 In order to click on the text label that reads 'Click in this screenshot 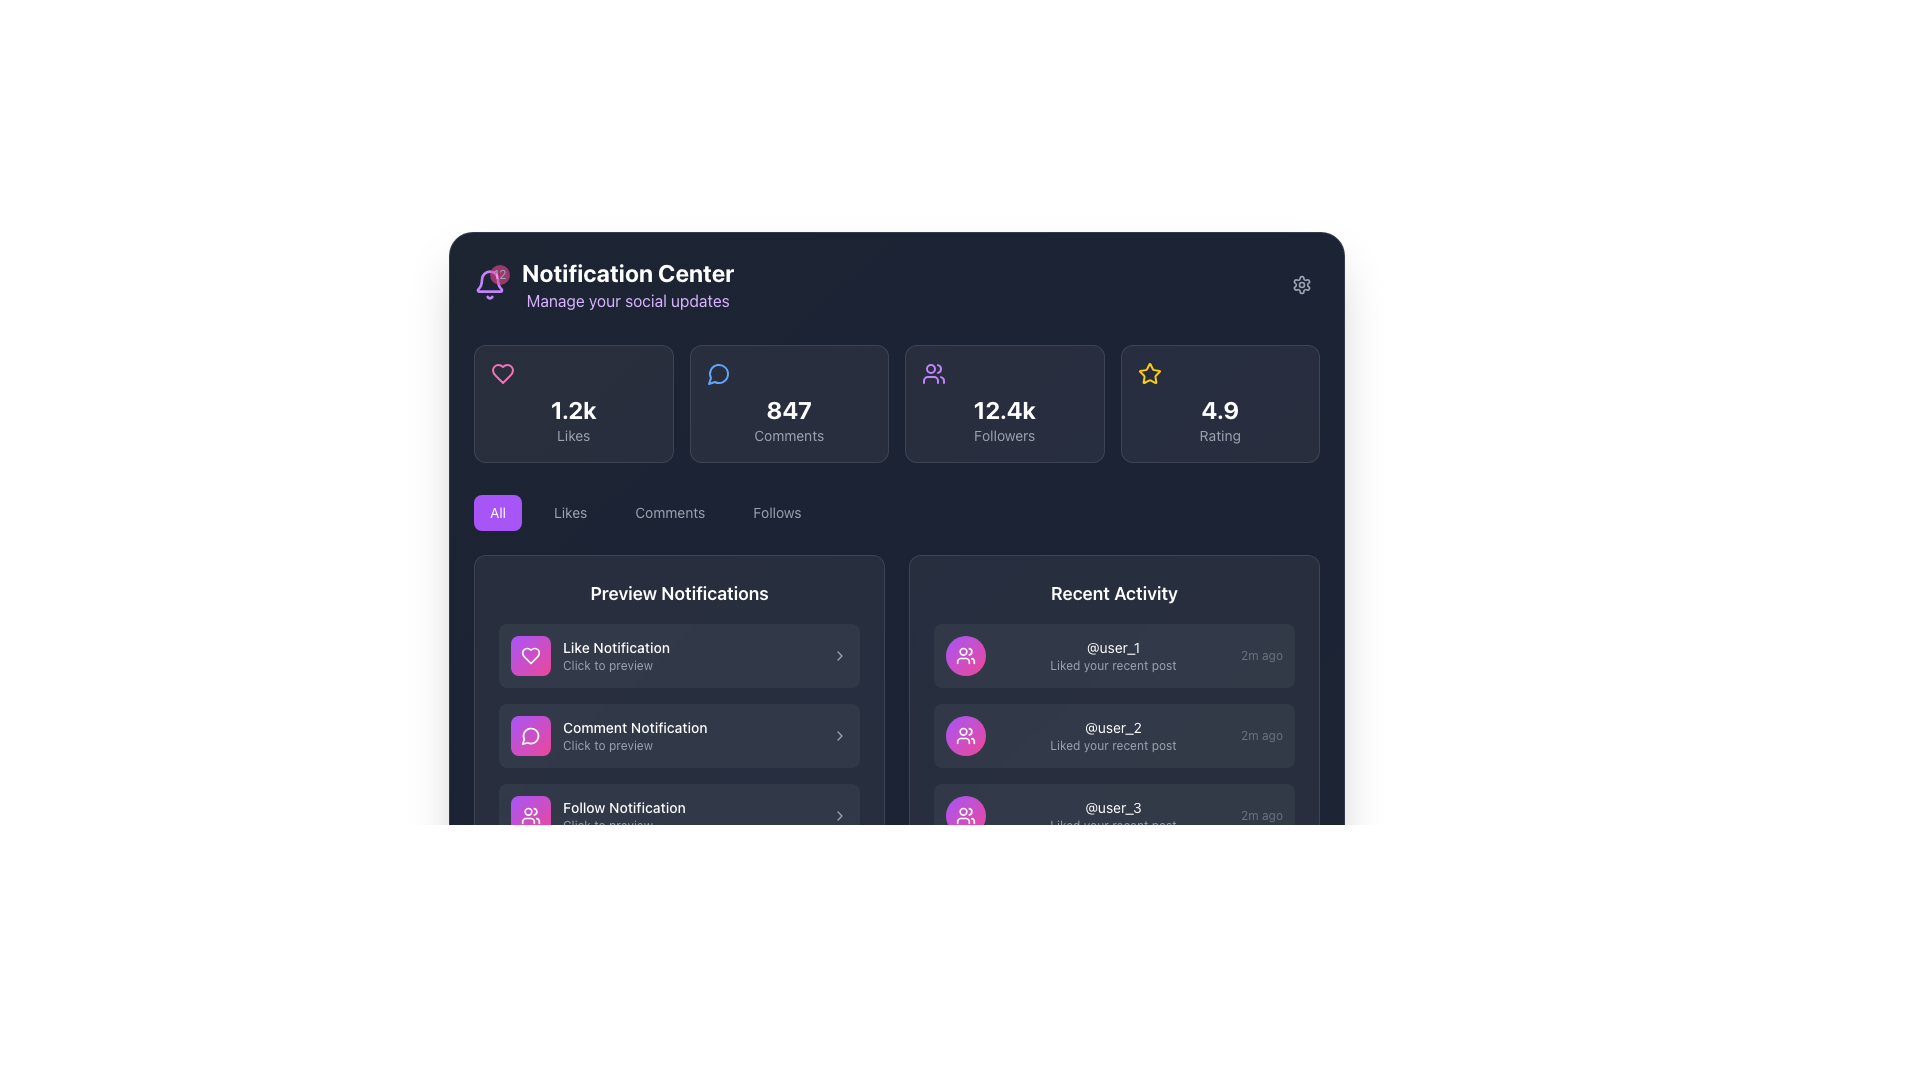, I will do `click(691, 825)`.